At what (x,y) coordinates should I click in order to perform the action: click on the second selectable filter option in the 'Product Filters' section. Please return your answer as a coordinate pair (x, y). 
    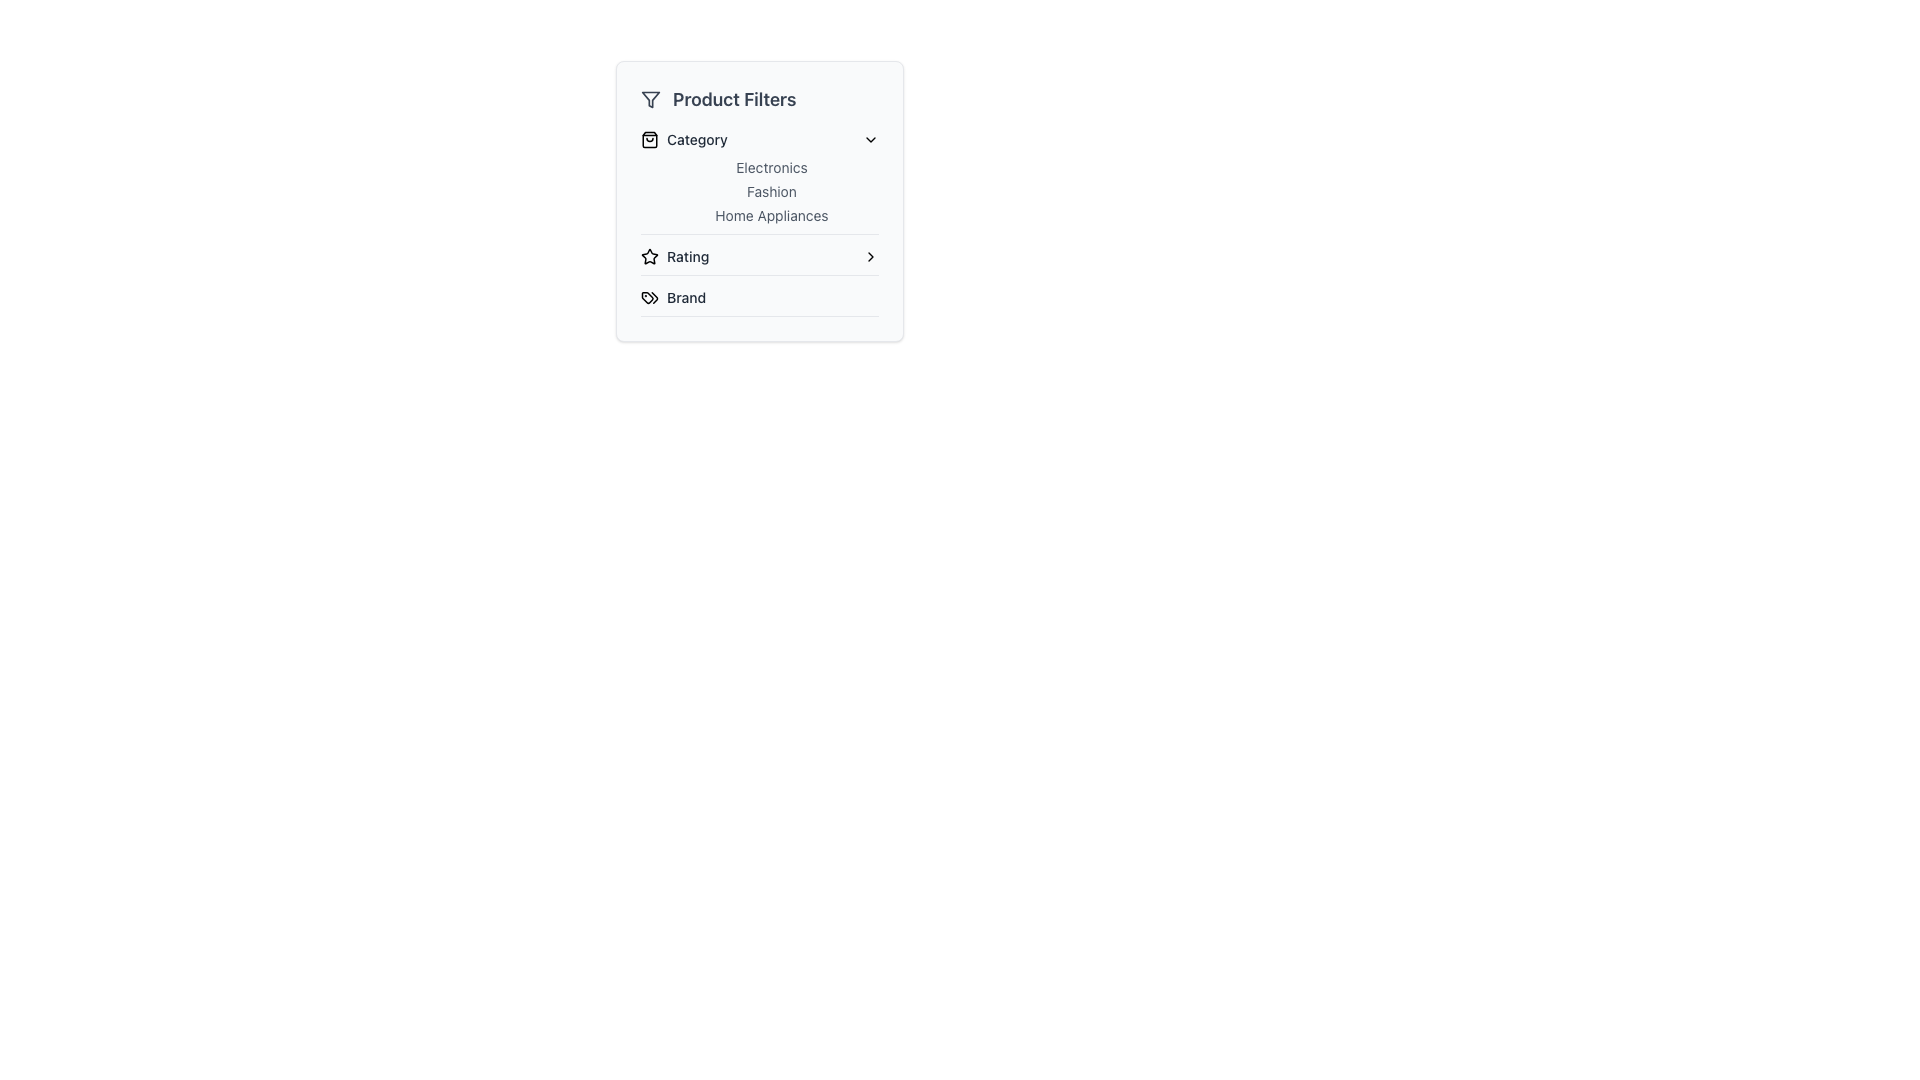
    Looking at the image, I should click on (758, 260).